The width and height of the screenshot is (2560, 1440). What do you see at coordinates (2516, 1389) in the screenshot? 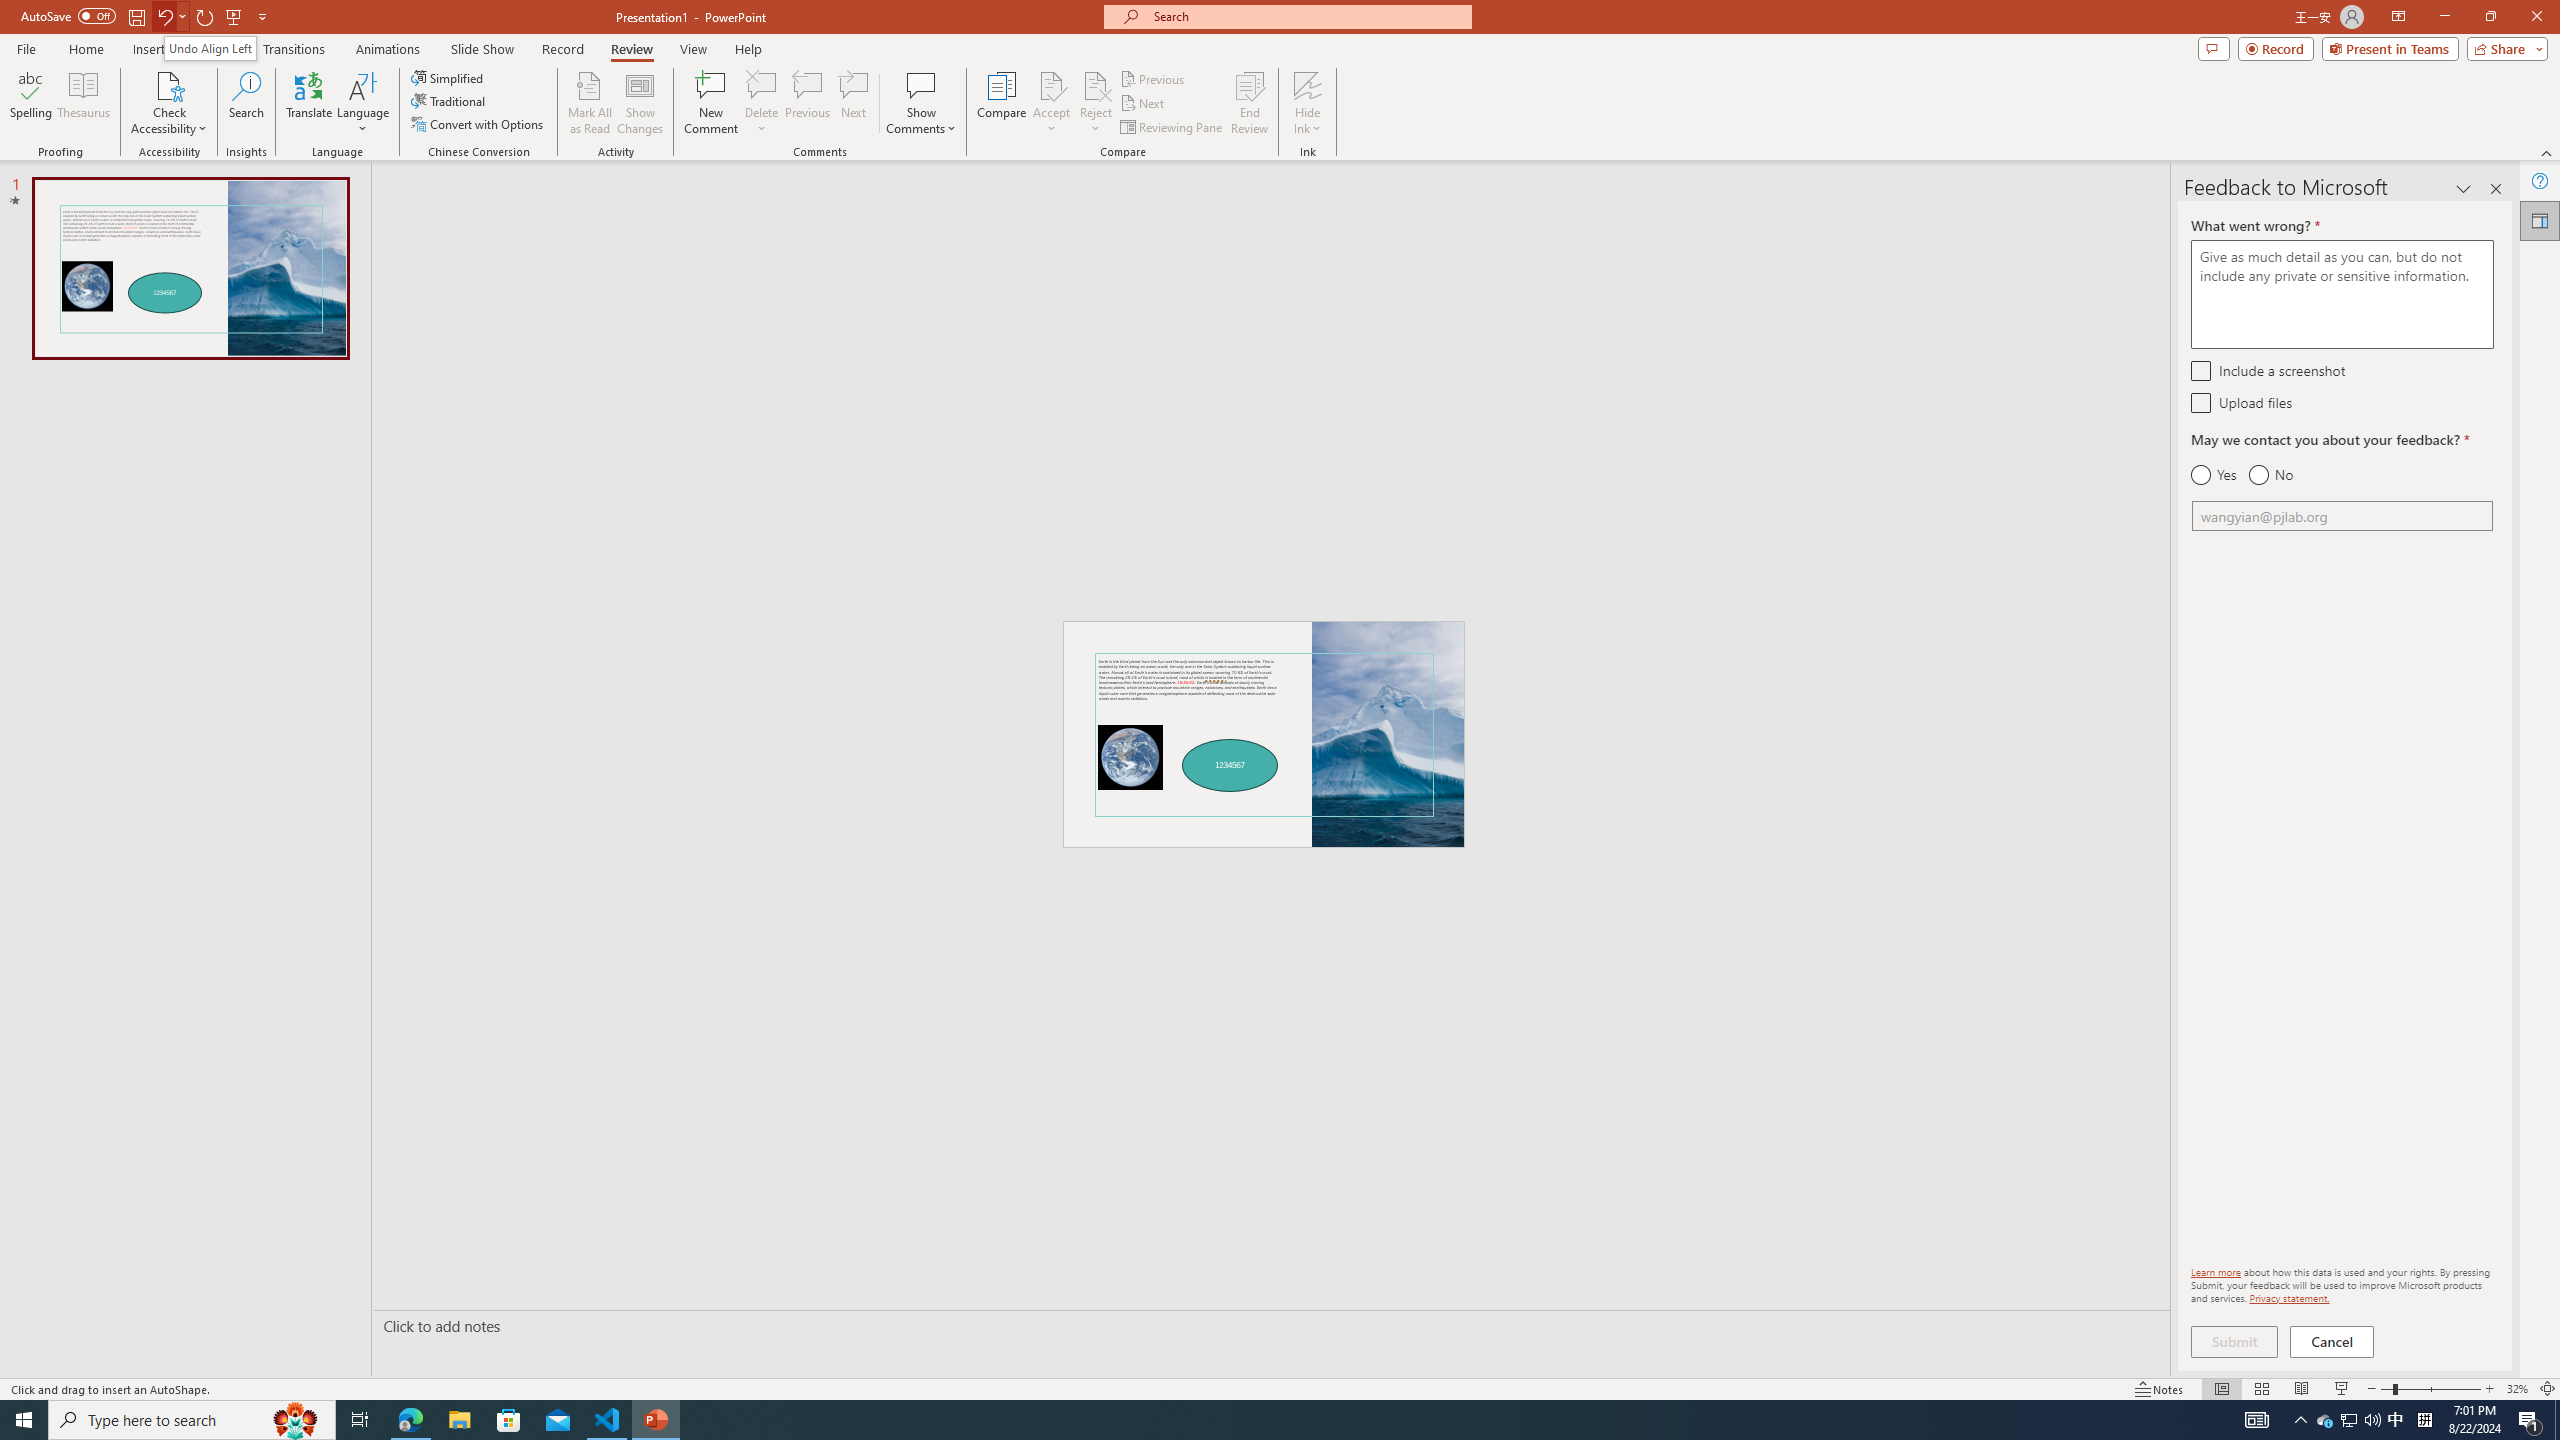
I see `'Zoom 32%'` at bounding box center [2516, 1389].